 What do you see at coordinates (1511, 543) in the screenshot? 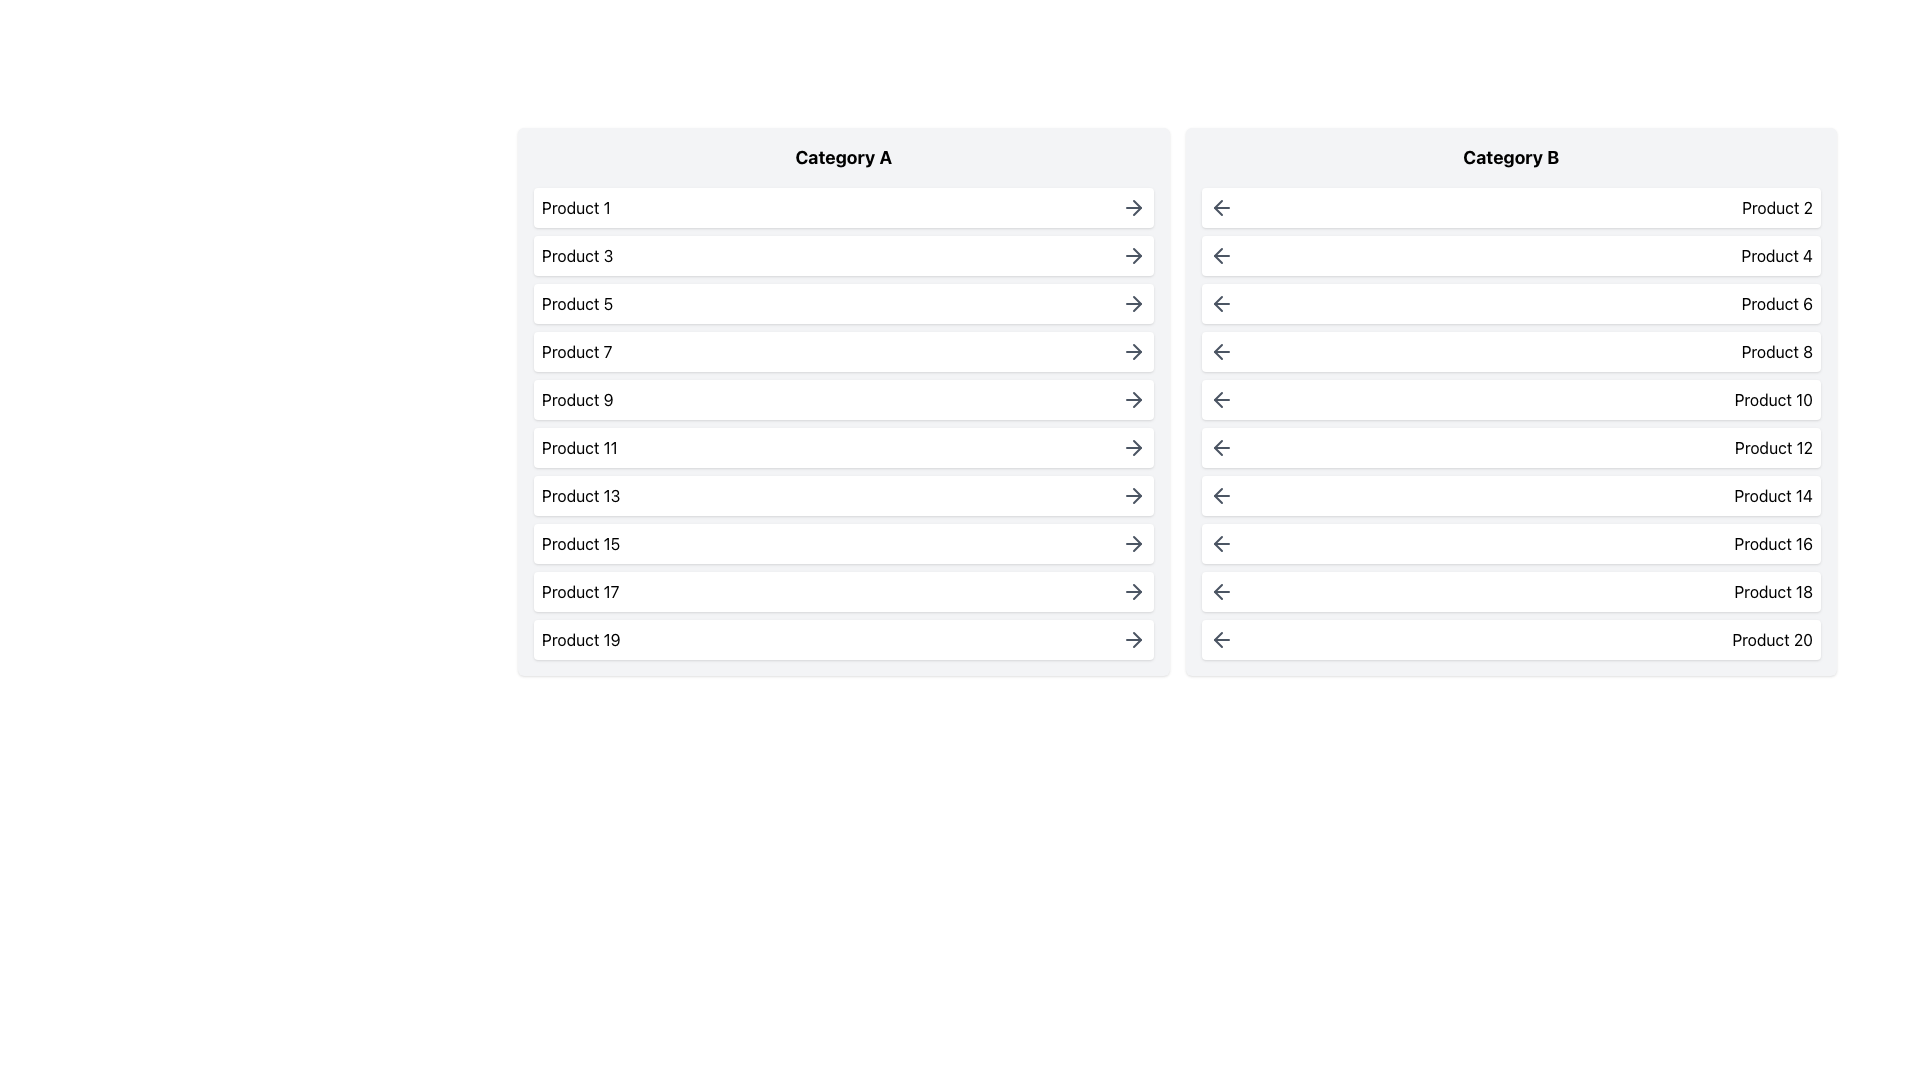
I see `the list item for 'Product 16' located in the eighth row under 'Category B'` at bounding box center [1511, 543].